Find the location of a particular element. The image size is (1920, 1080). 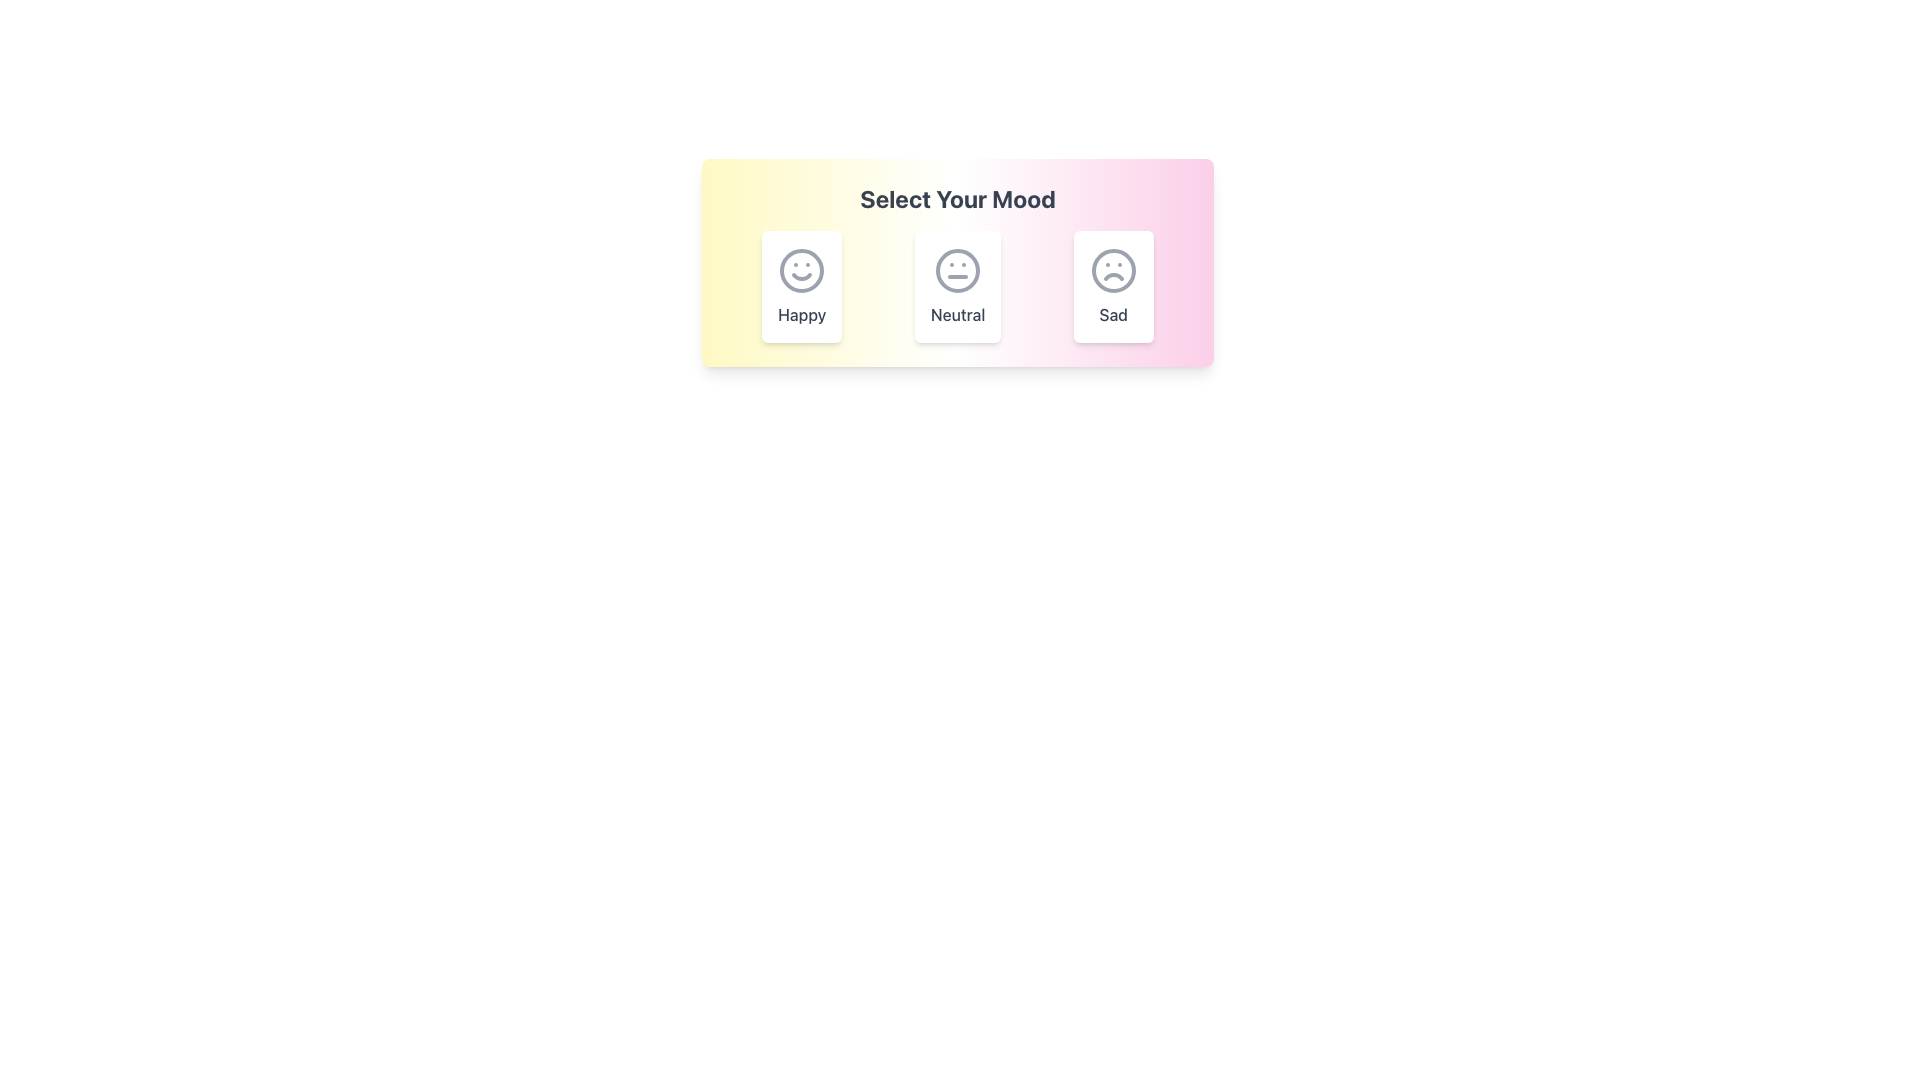

the neutral mood icon represented by the central SVG Circle in the interface, which is part of a selection of three mood options: 'Happy', 'Neutral', and 'Sad' is located at coordinates (957, 270).